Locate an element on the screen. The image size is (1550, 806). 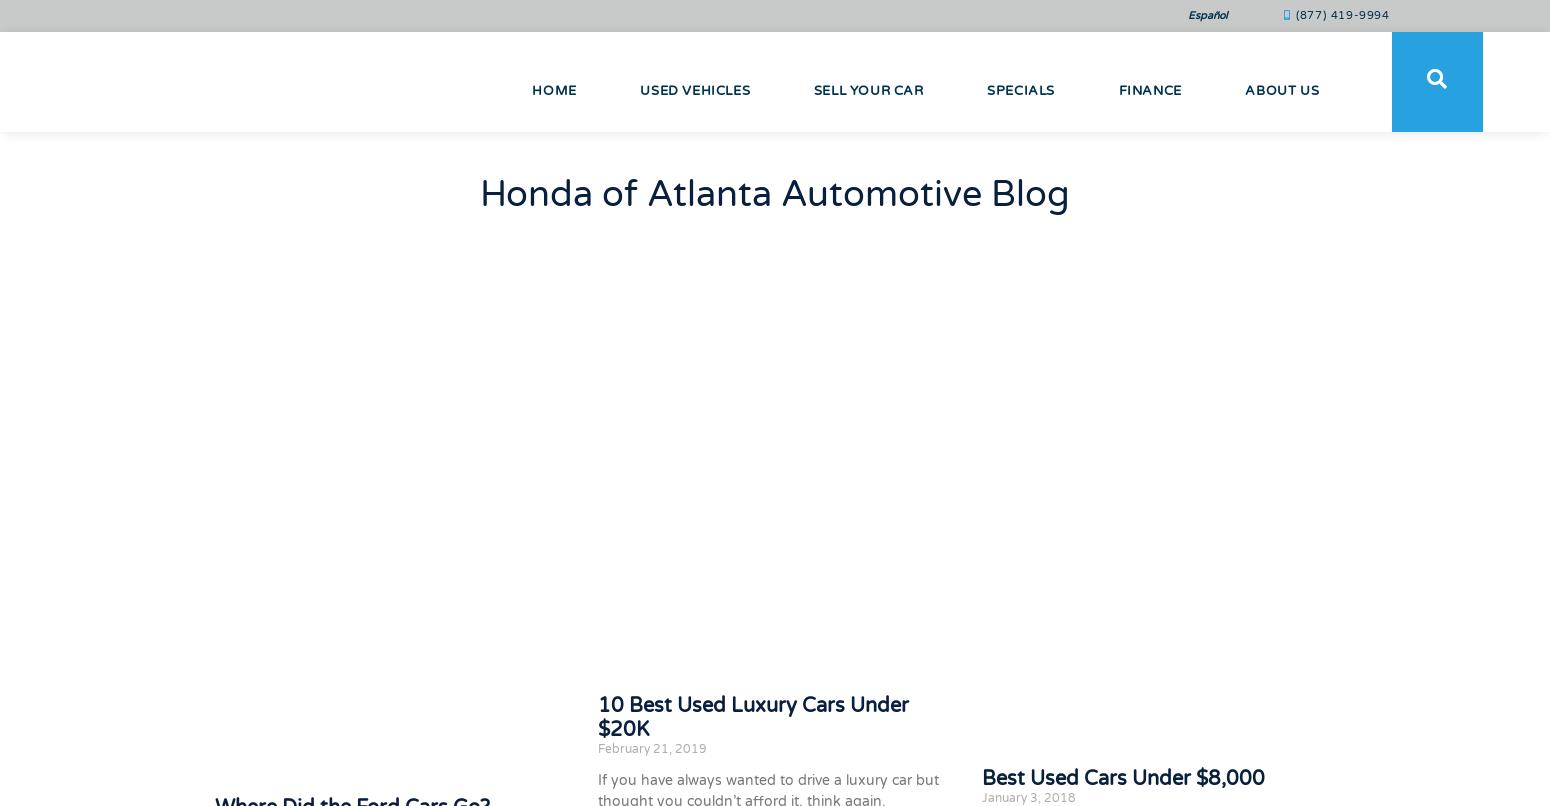
'Specials' is located at coordinates (986, 89).